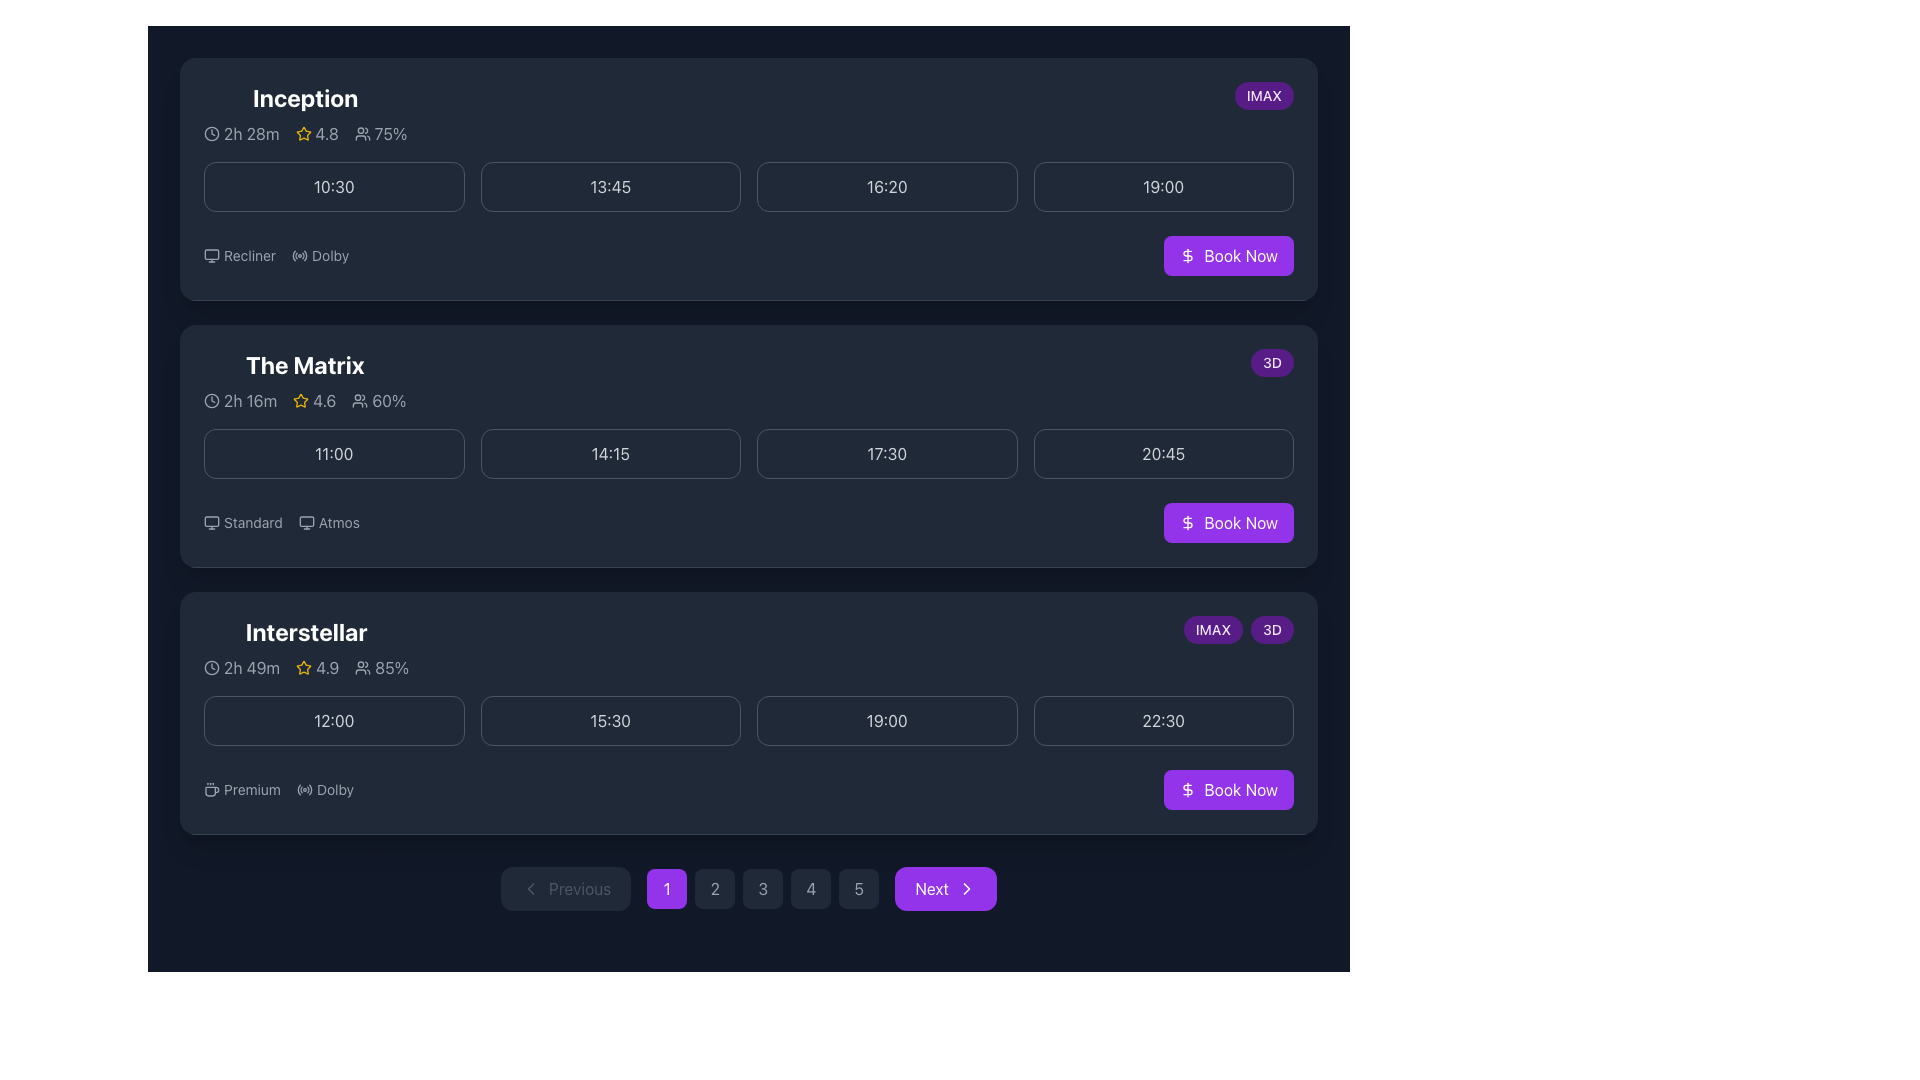 The image size is (1920, 1080). I want to click on the text label displaying 'Dolby' in light gray color, which is positioned to the right of the 'Recliner' label under the movie 'Inception' details card, so click(320, 254).